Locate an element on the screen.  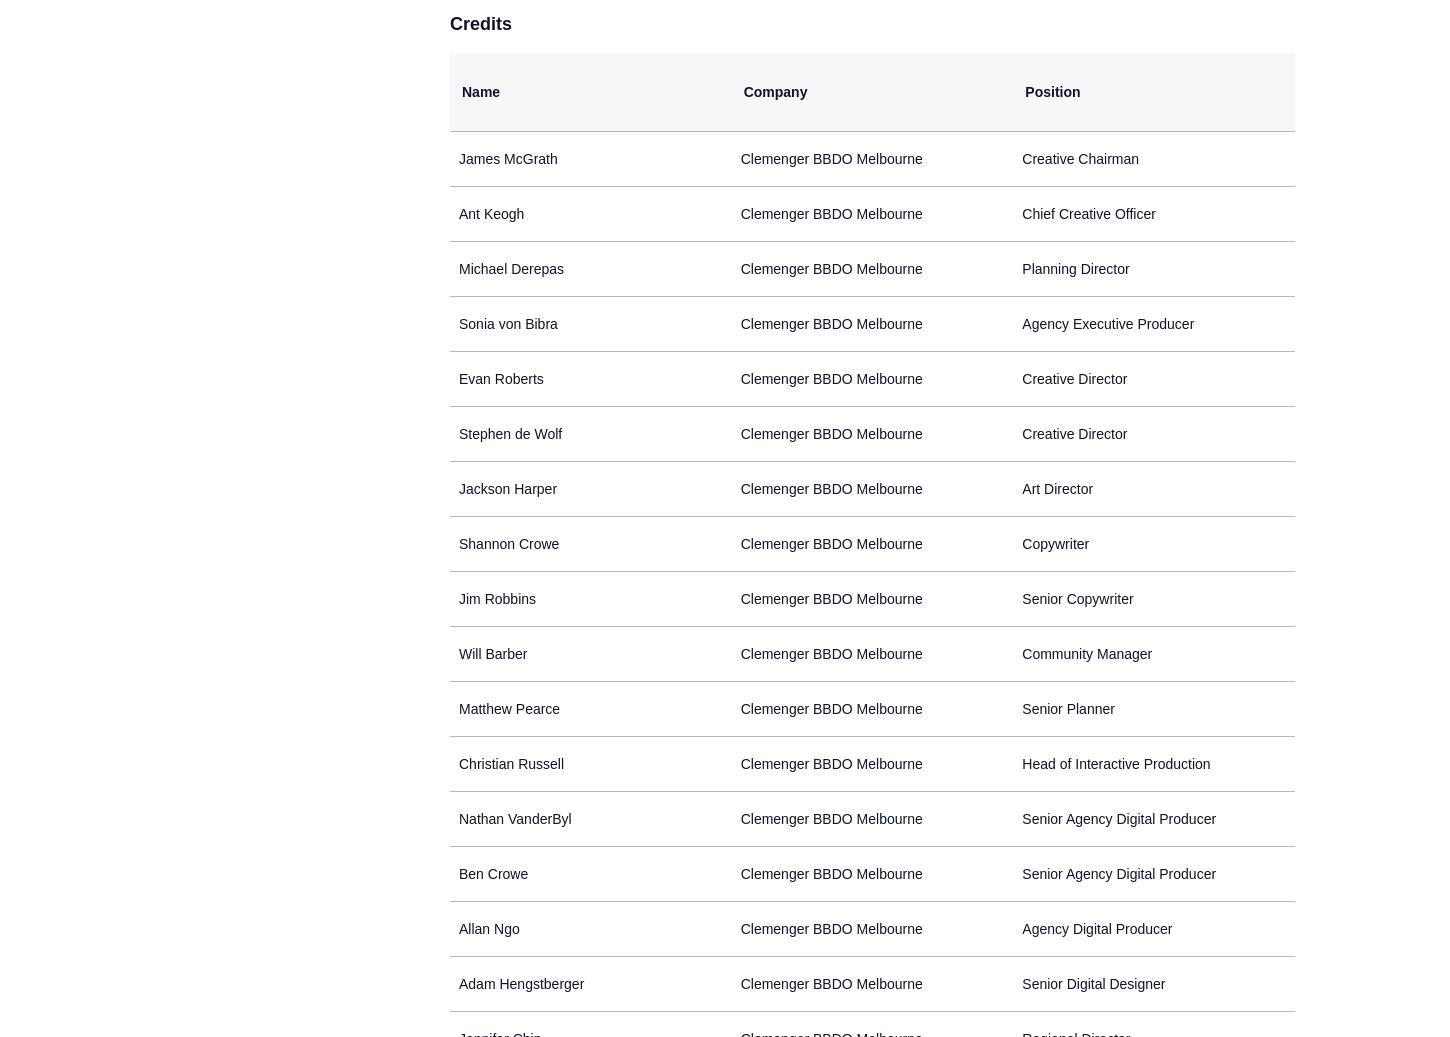
'Copywriter' is located at coordinates (1055, 544).